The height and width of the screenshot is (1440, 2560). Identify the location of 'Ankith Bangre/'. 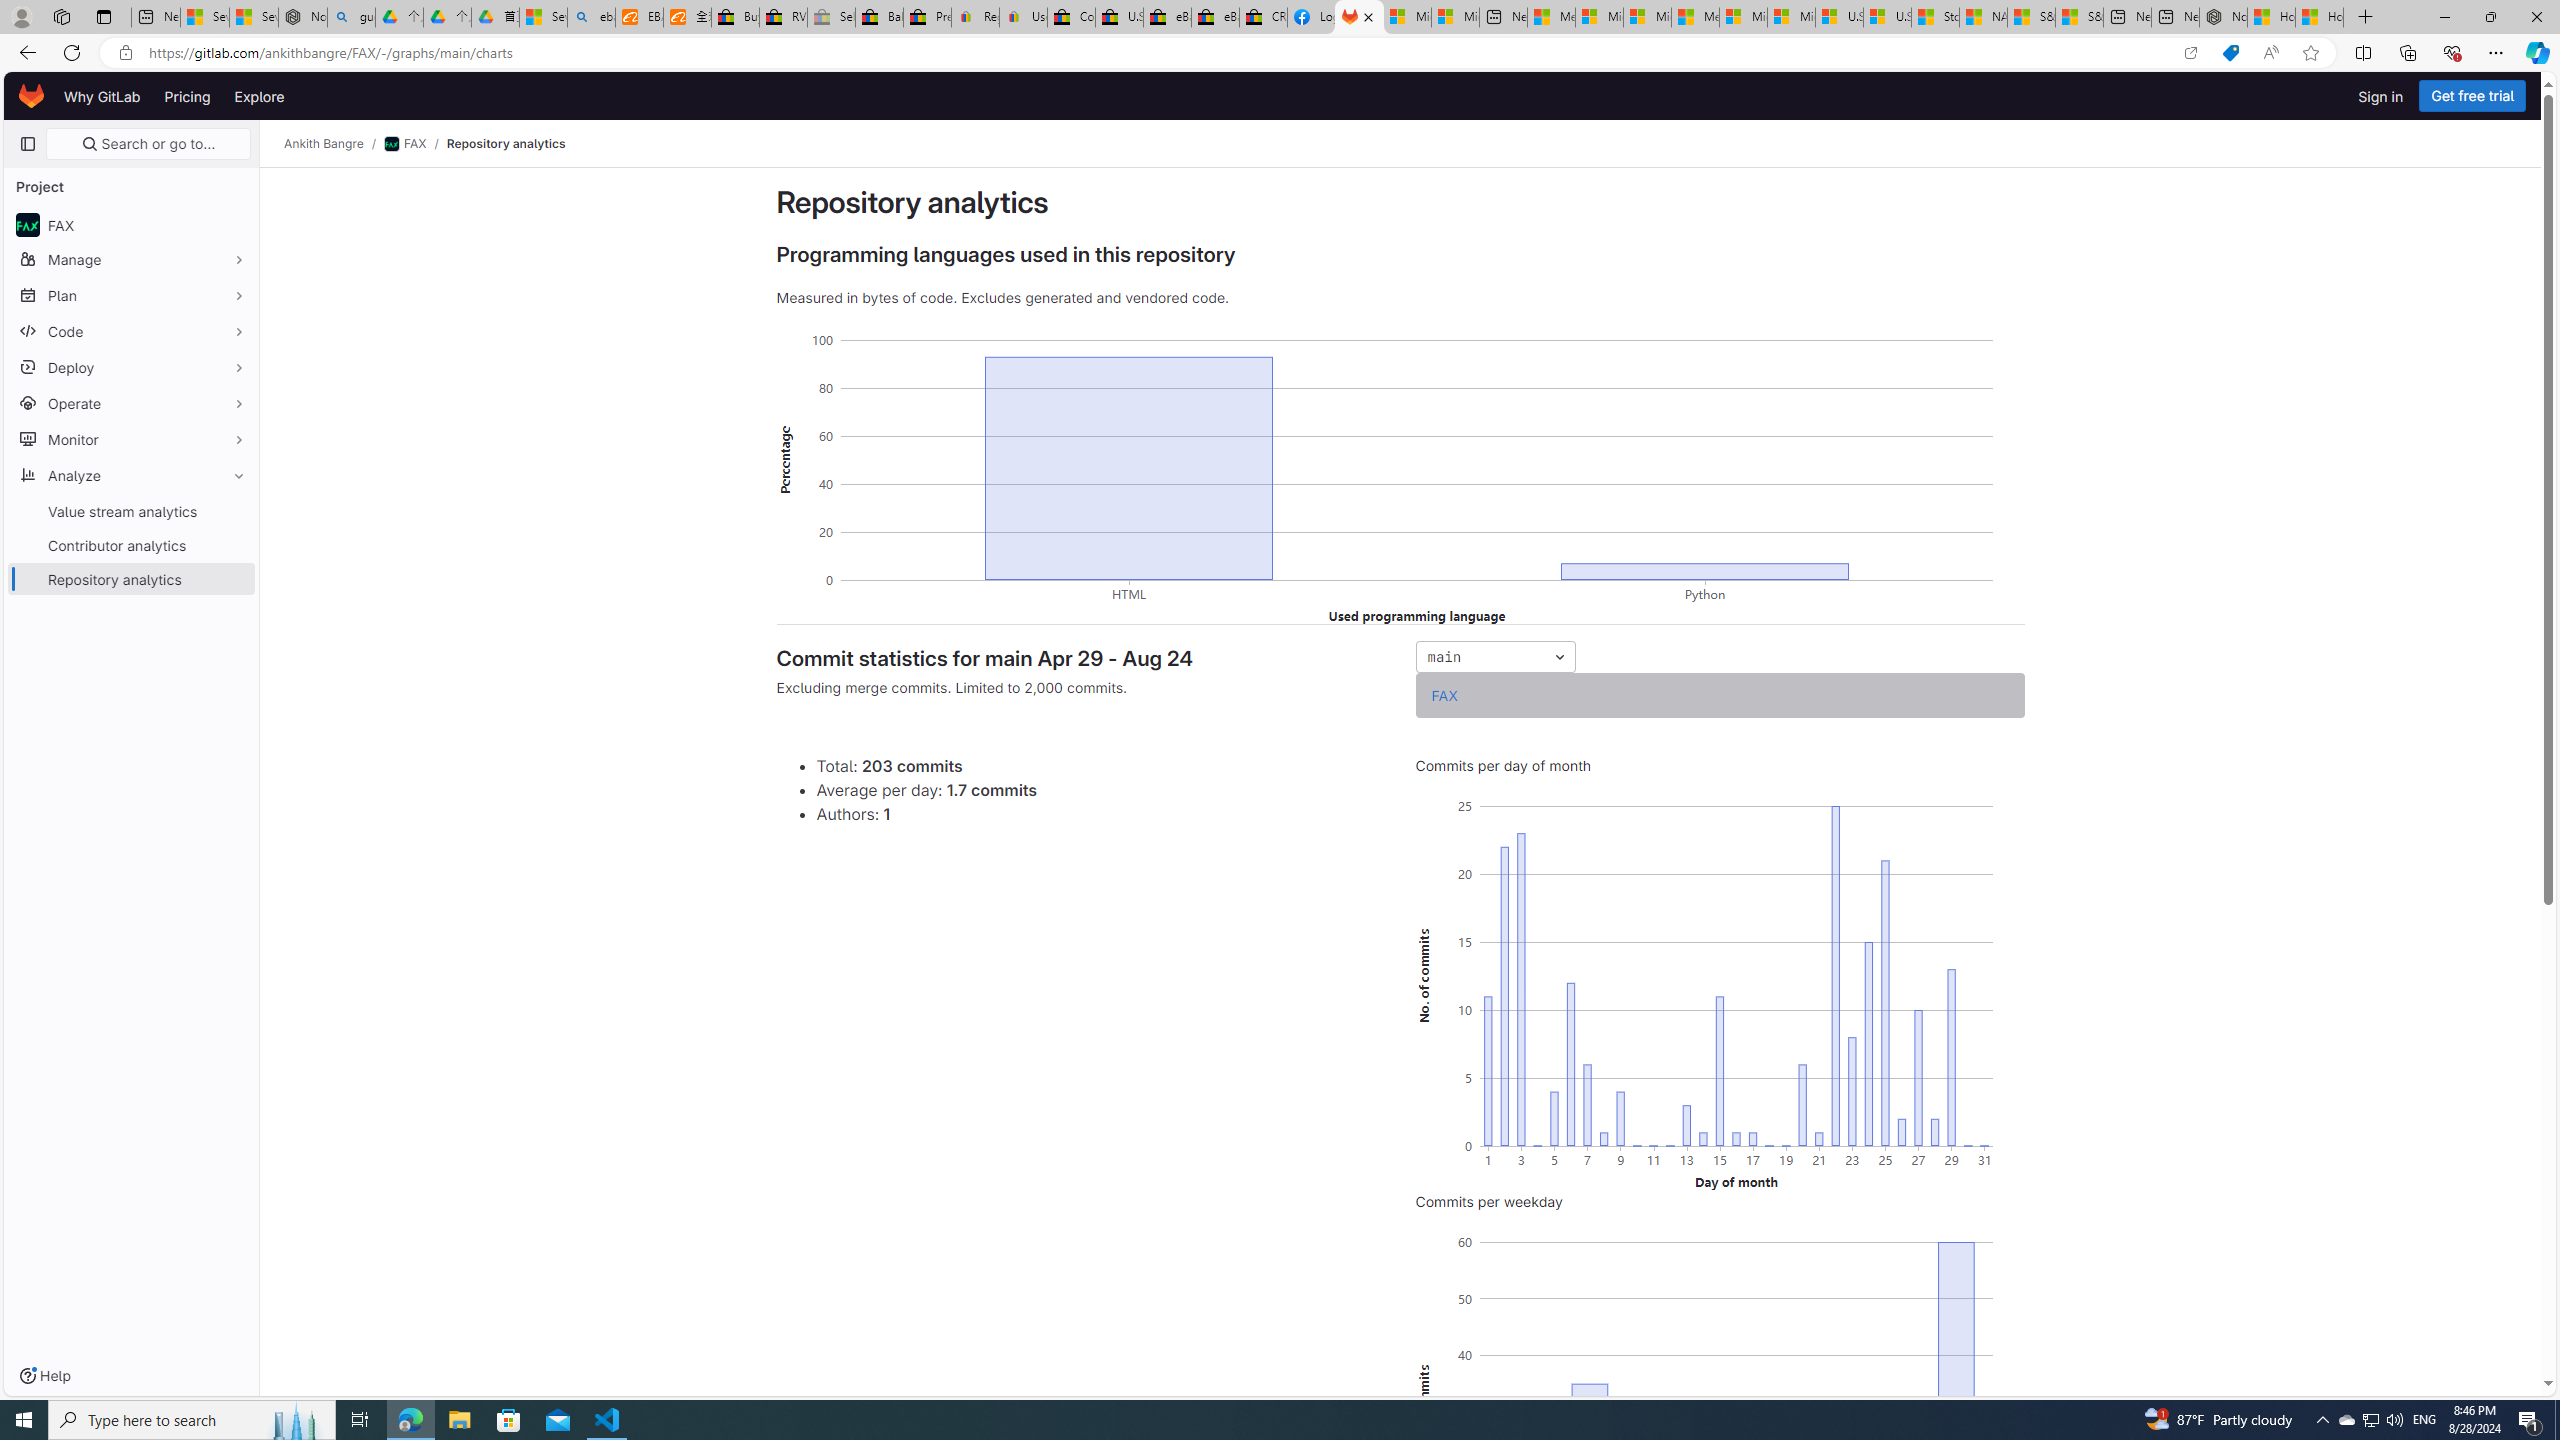
(334, 143).